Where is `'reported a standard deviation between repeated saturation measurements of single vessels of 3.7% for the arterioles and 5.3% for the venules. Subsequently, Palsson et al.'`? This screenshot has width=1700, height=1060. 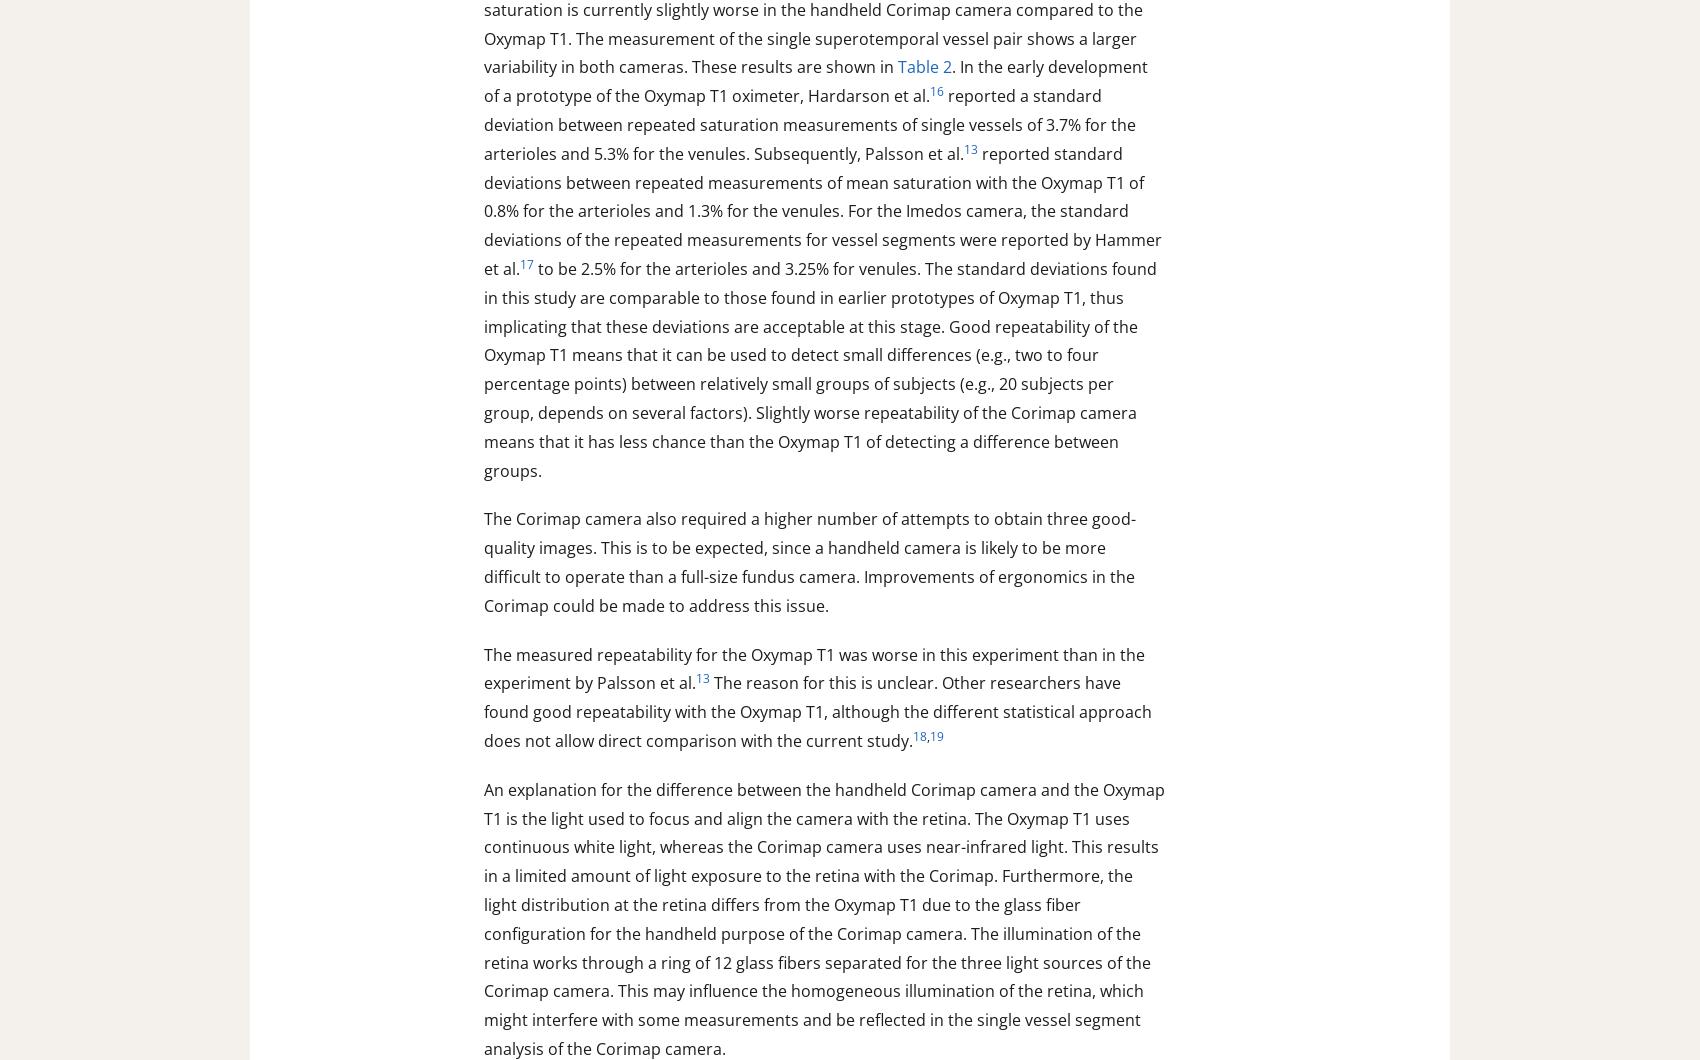 'reported a standard deviation between repeated saturation measurements of single vessels of 3.7% for the arterioles and 5.3% for the venules. Subsequently, Palsson et al.' is located at coordinates (809, 124).